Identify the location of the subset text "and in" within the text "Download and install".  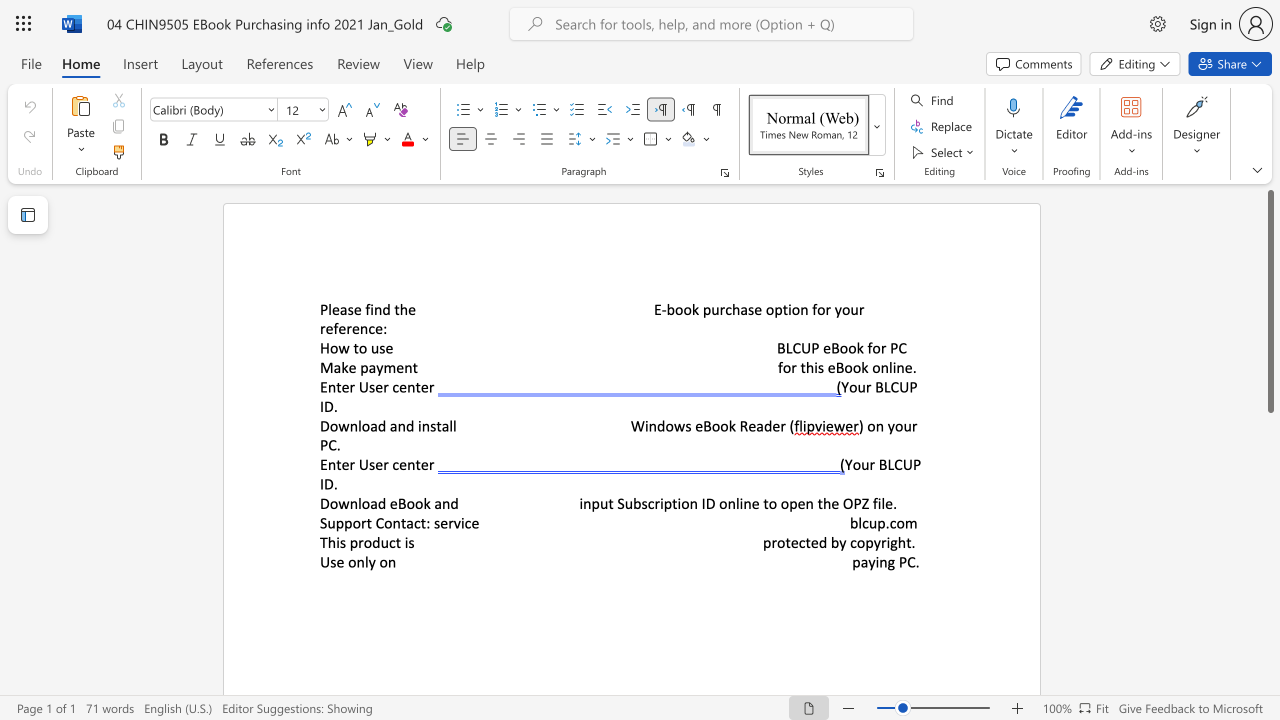
(389, 425).